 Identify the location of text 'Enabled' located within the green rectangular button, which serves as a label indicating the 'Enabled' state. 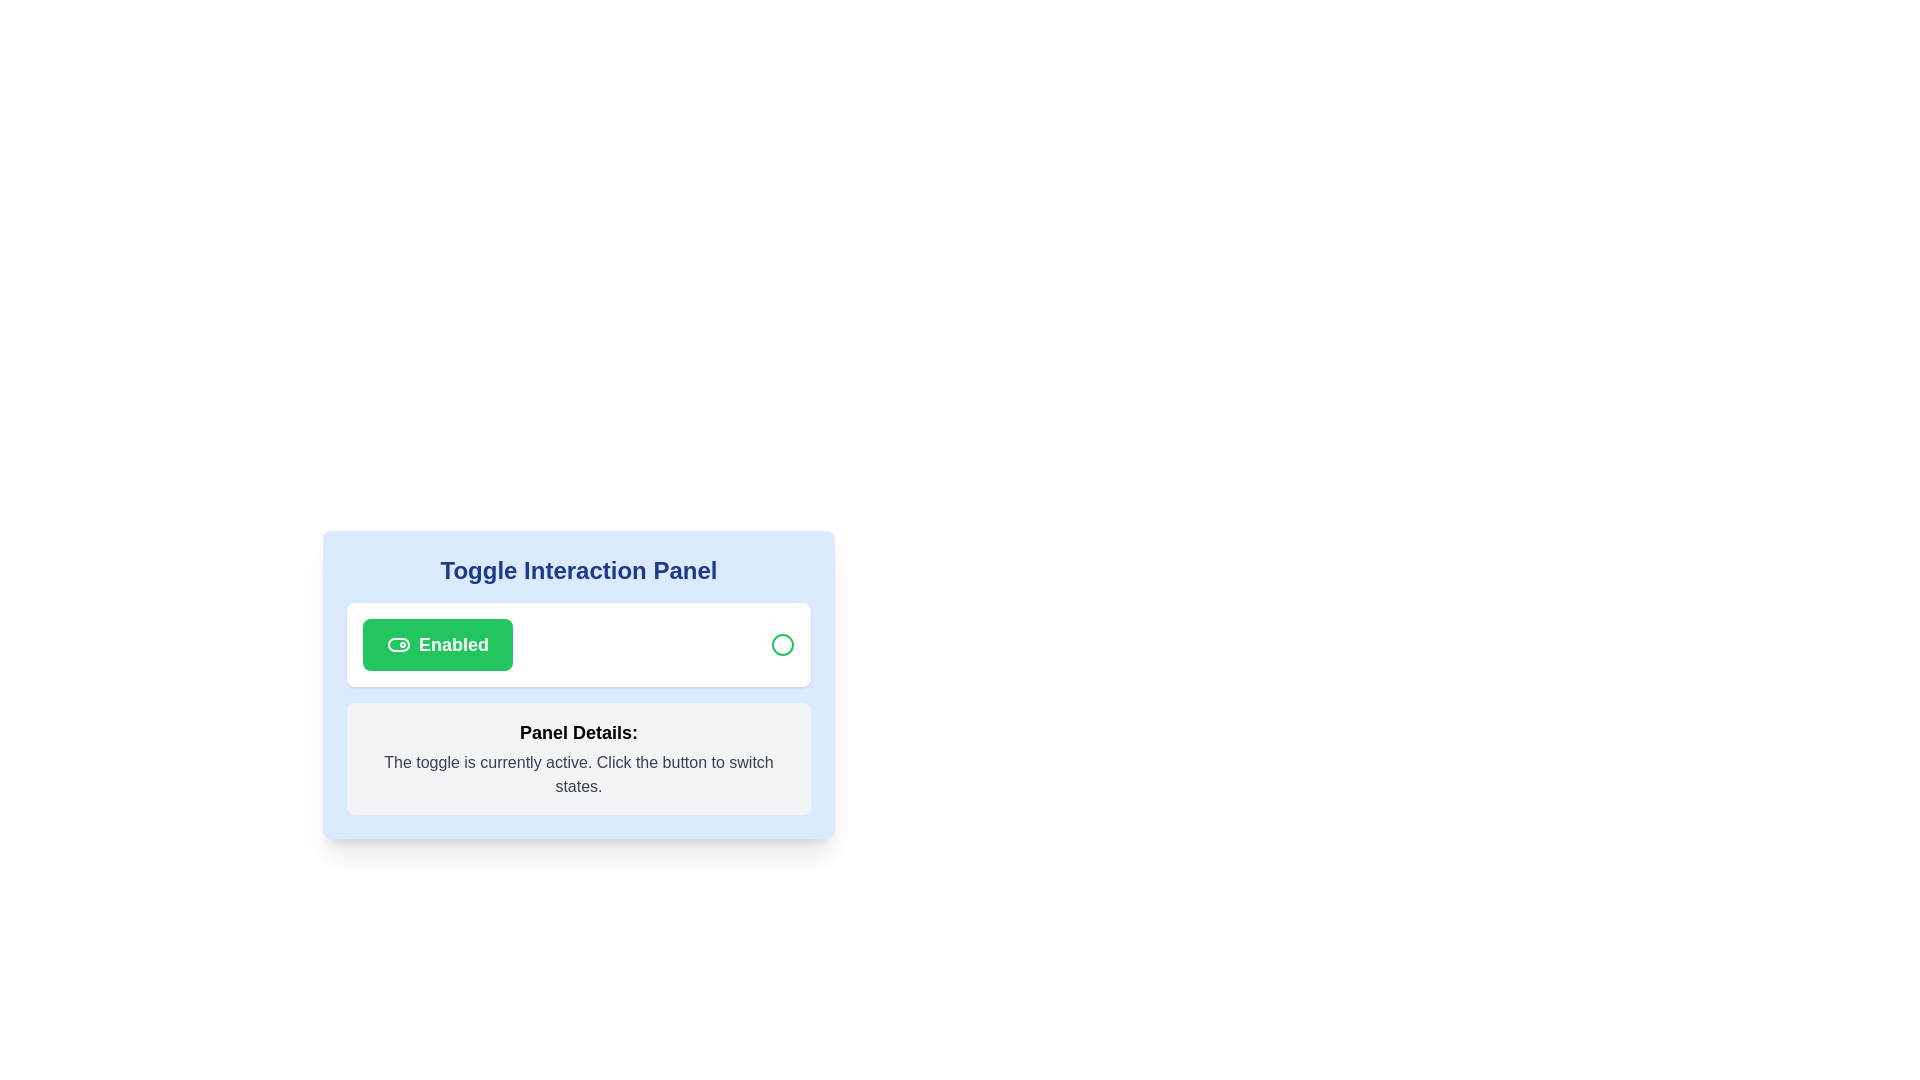
(453, 644).